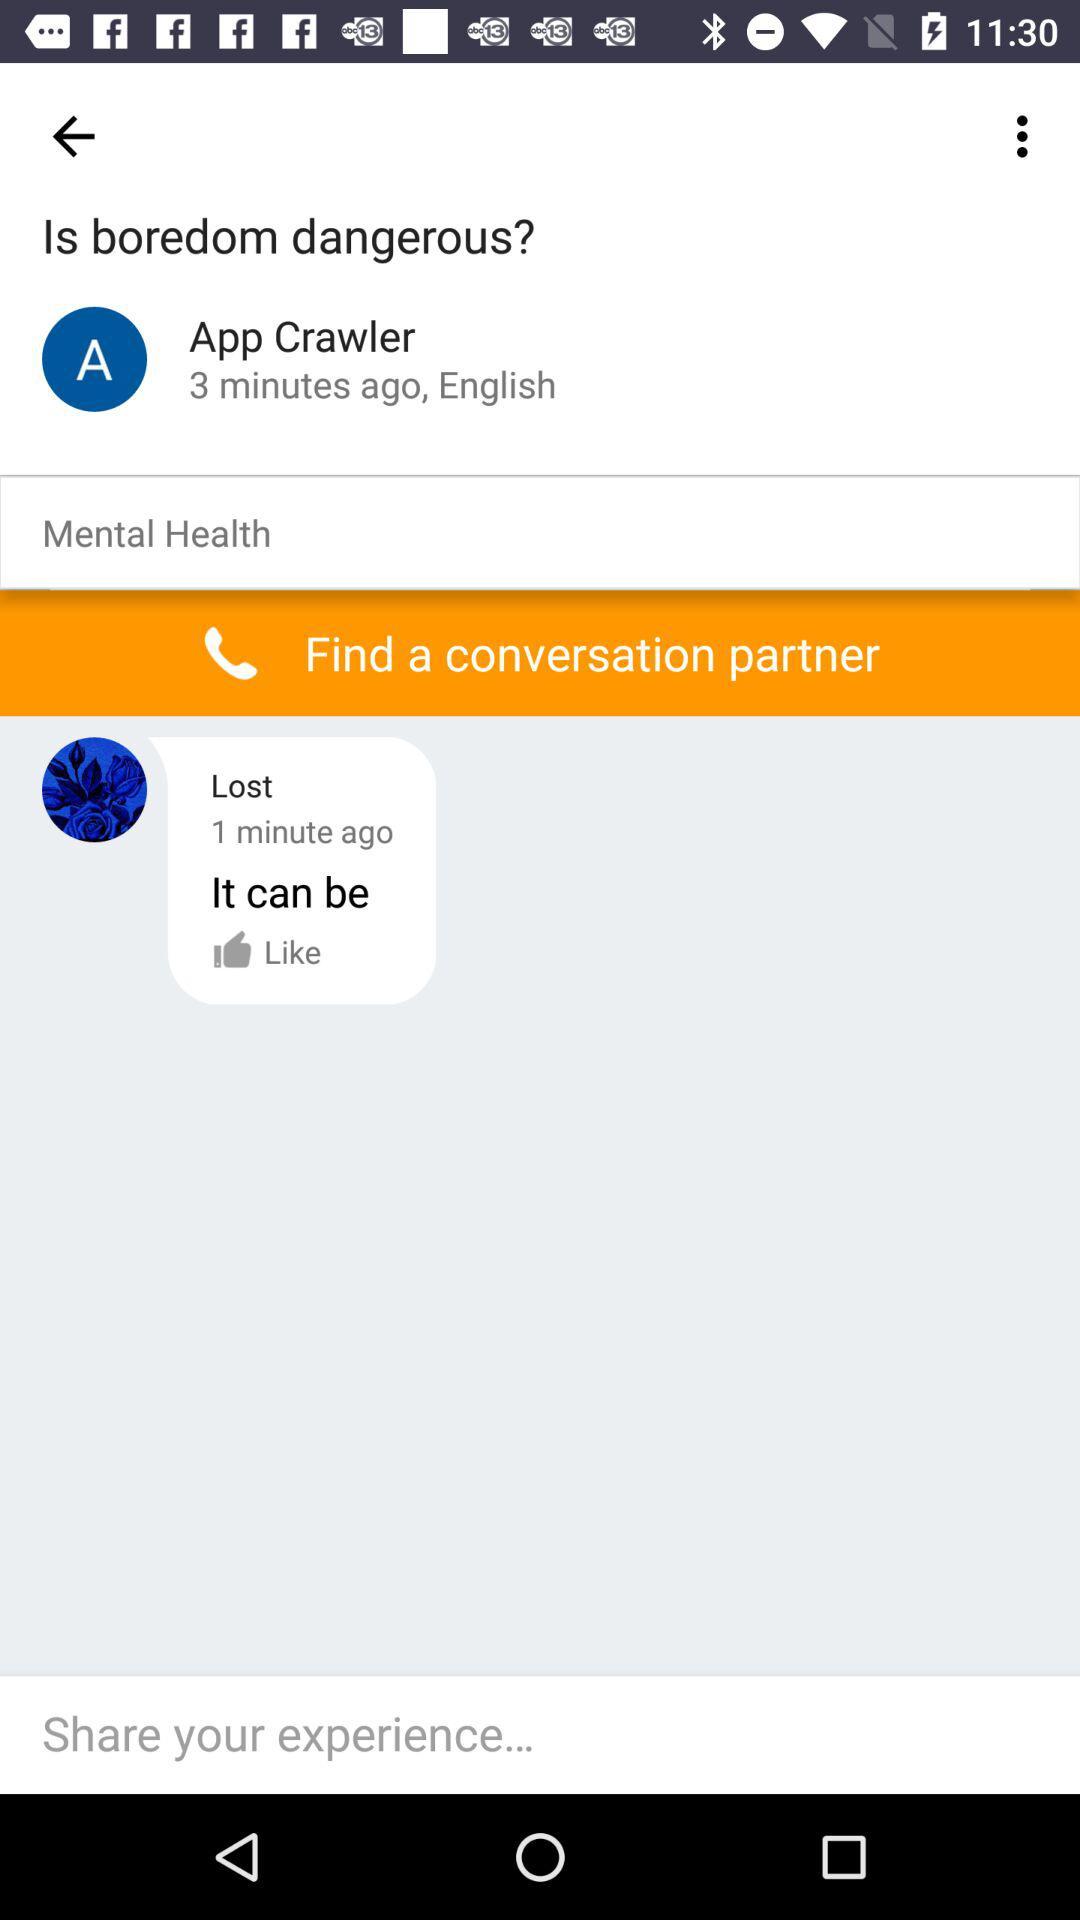  I want to click on it can be icon, so click(290, 890).